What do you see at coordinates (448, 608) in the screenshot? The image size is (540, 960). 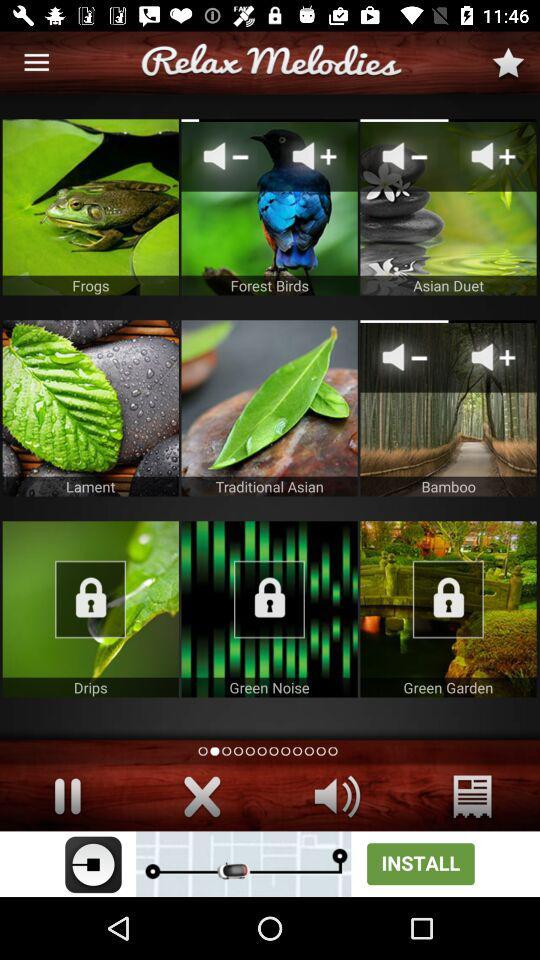 I see `unlock item` at bounding box center [448, 608].